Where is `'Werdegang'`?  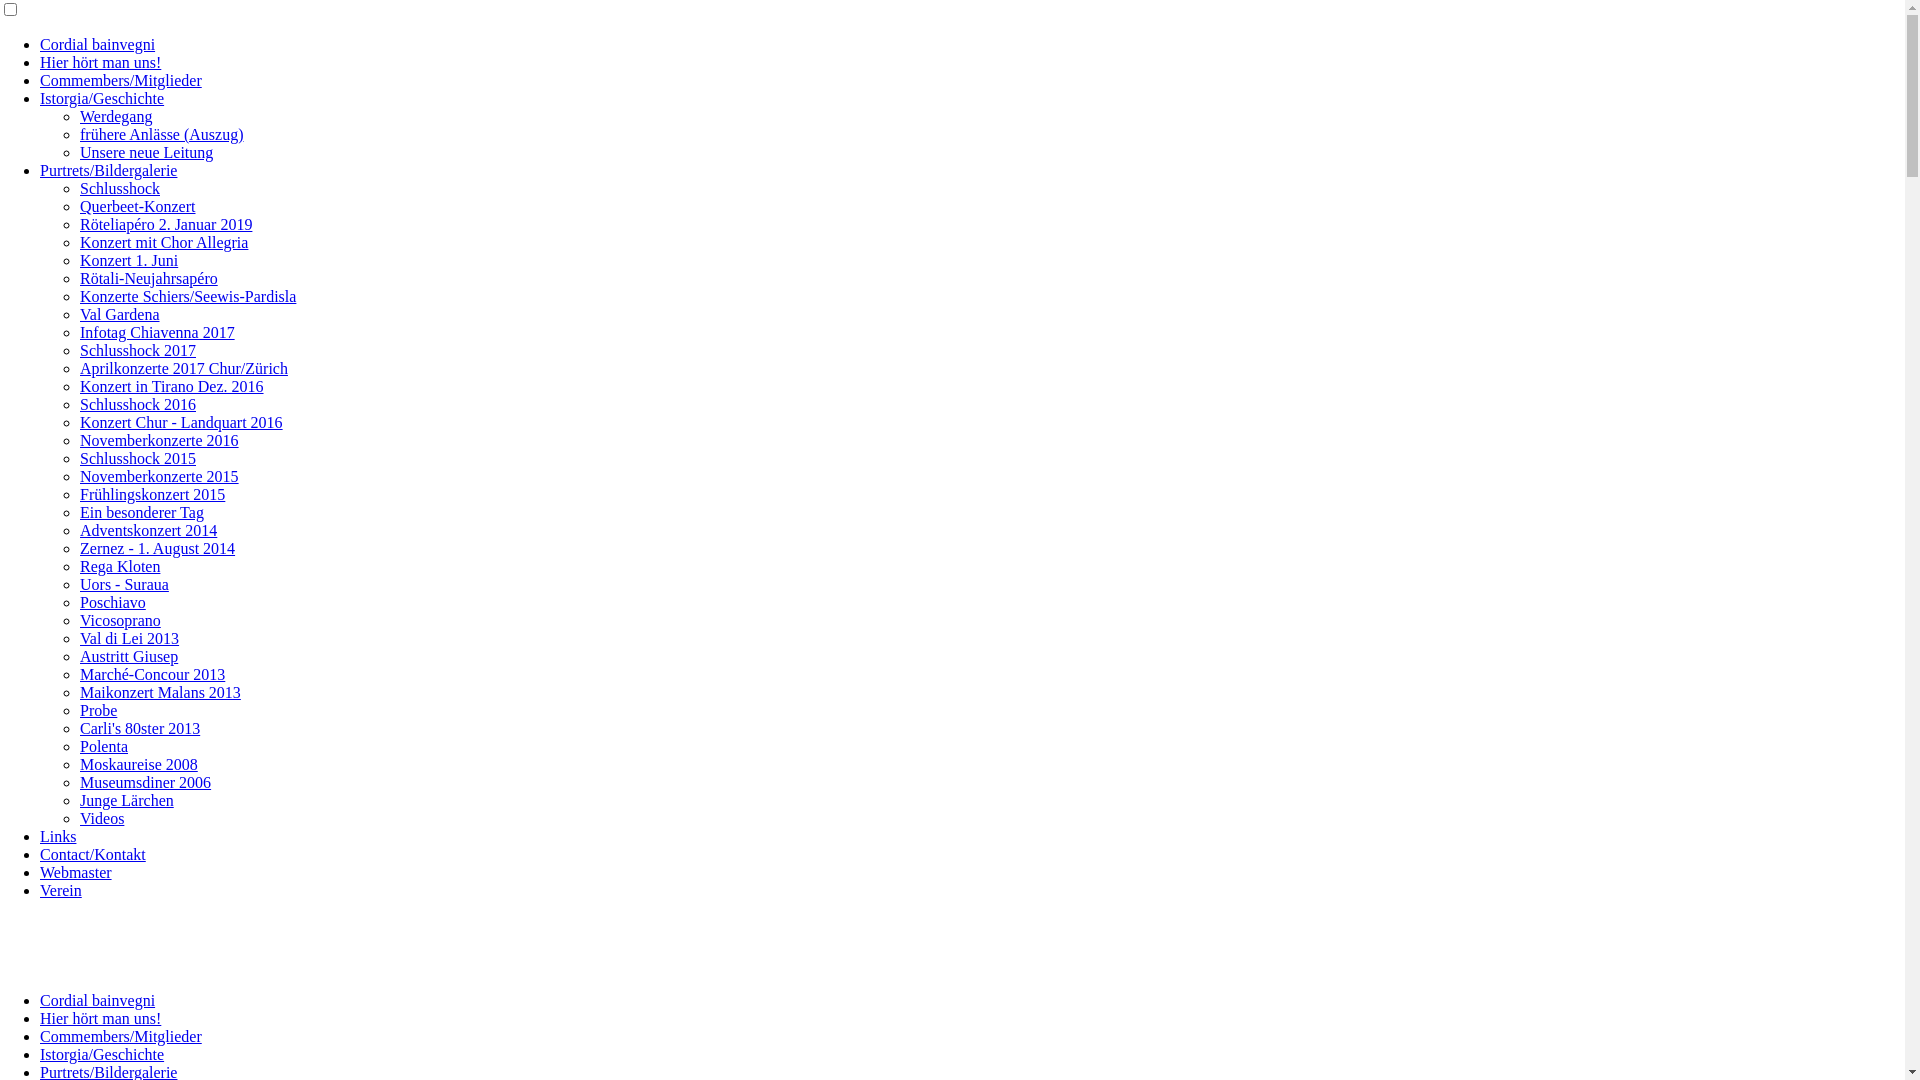 'Werdegang' is located at coordinates (80, 116).